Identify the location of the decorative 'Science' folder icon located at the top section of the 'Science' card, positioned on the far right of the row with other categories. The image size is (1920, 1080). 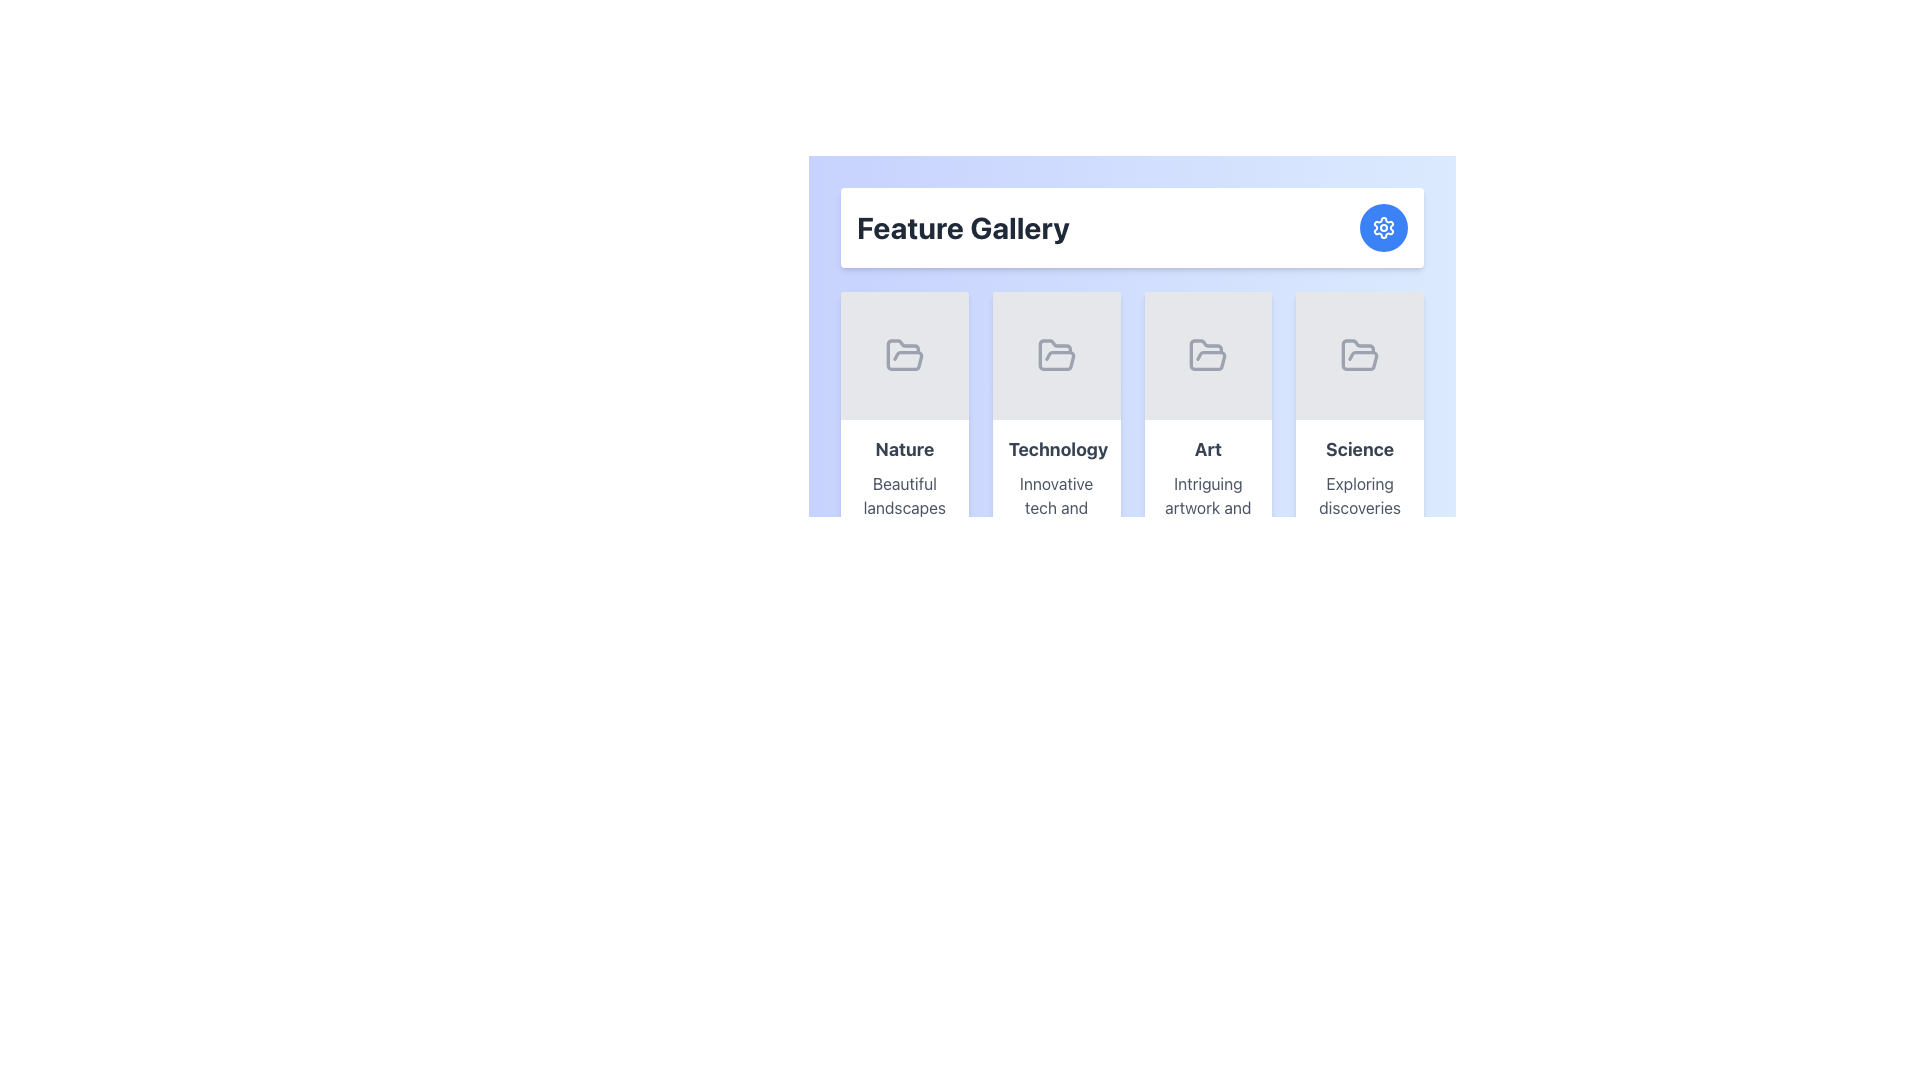
(1360, 354).